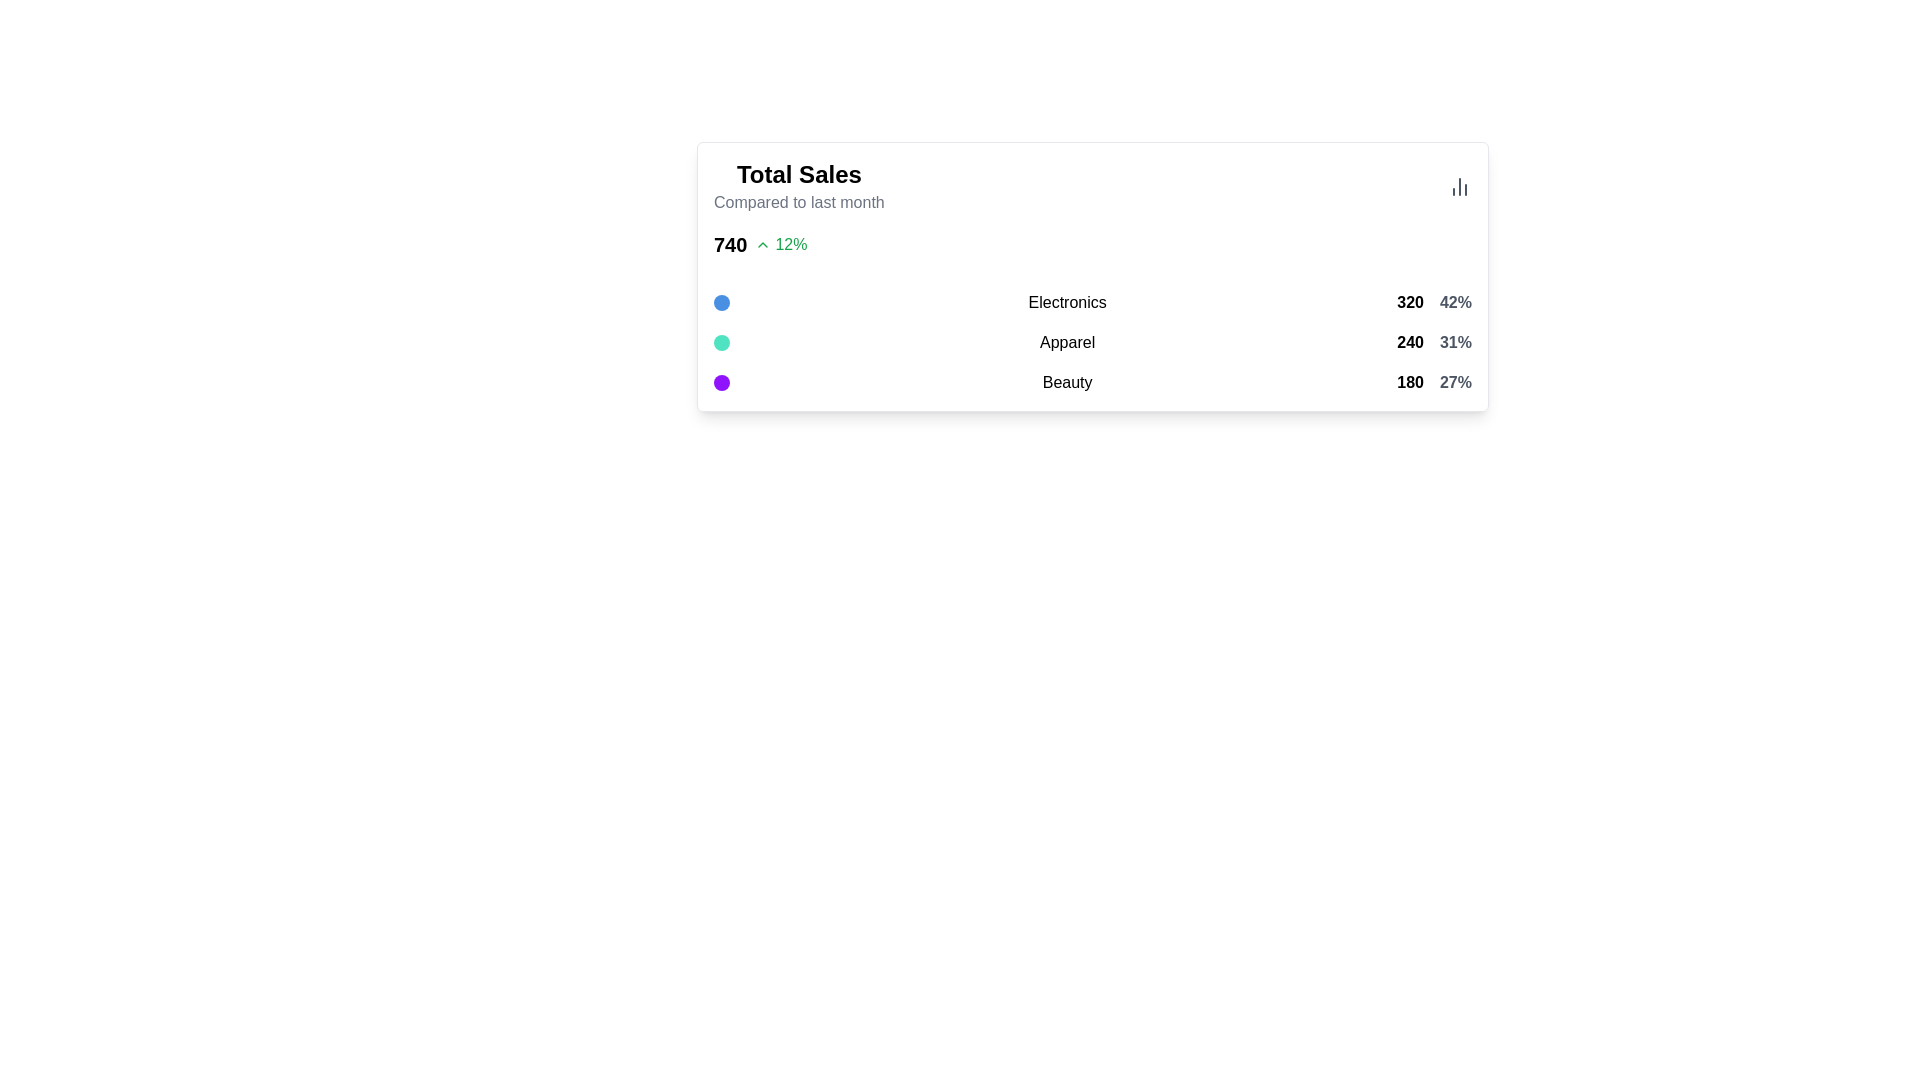 The height and width of the screenshot is (1080, 1920). Describe the element at coordinates (1066, 303) in the screenshot. I see `the 'Electronics' category label, which is located in the second row of the category list, positioned between a blue circular marker and numerical values` at that location.